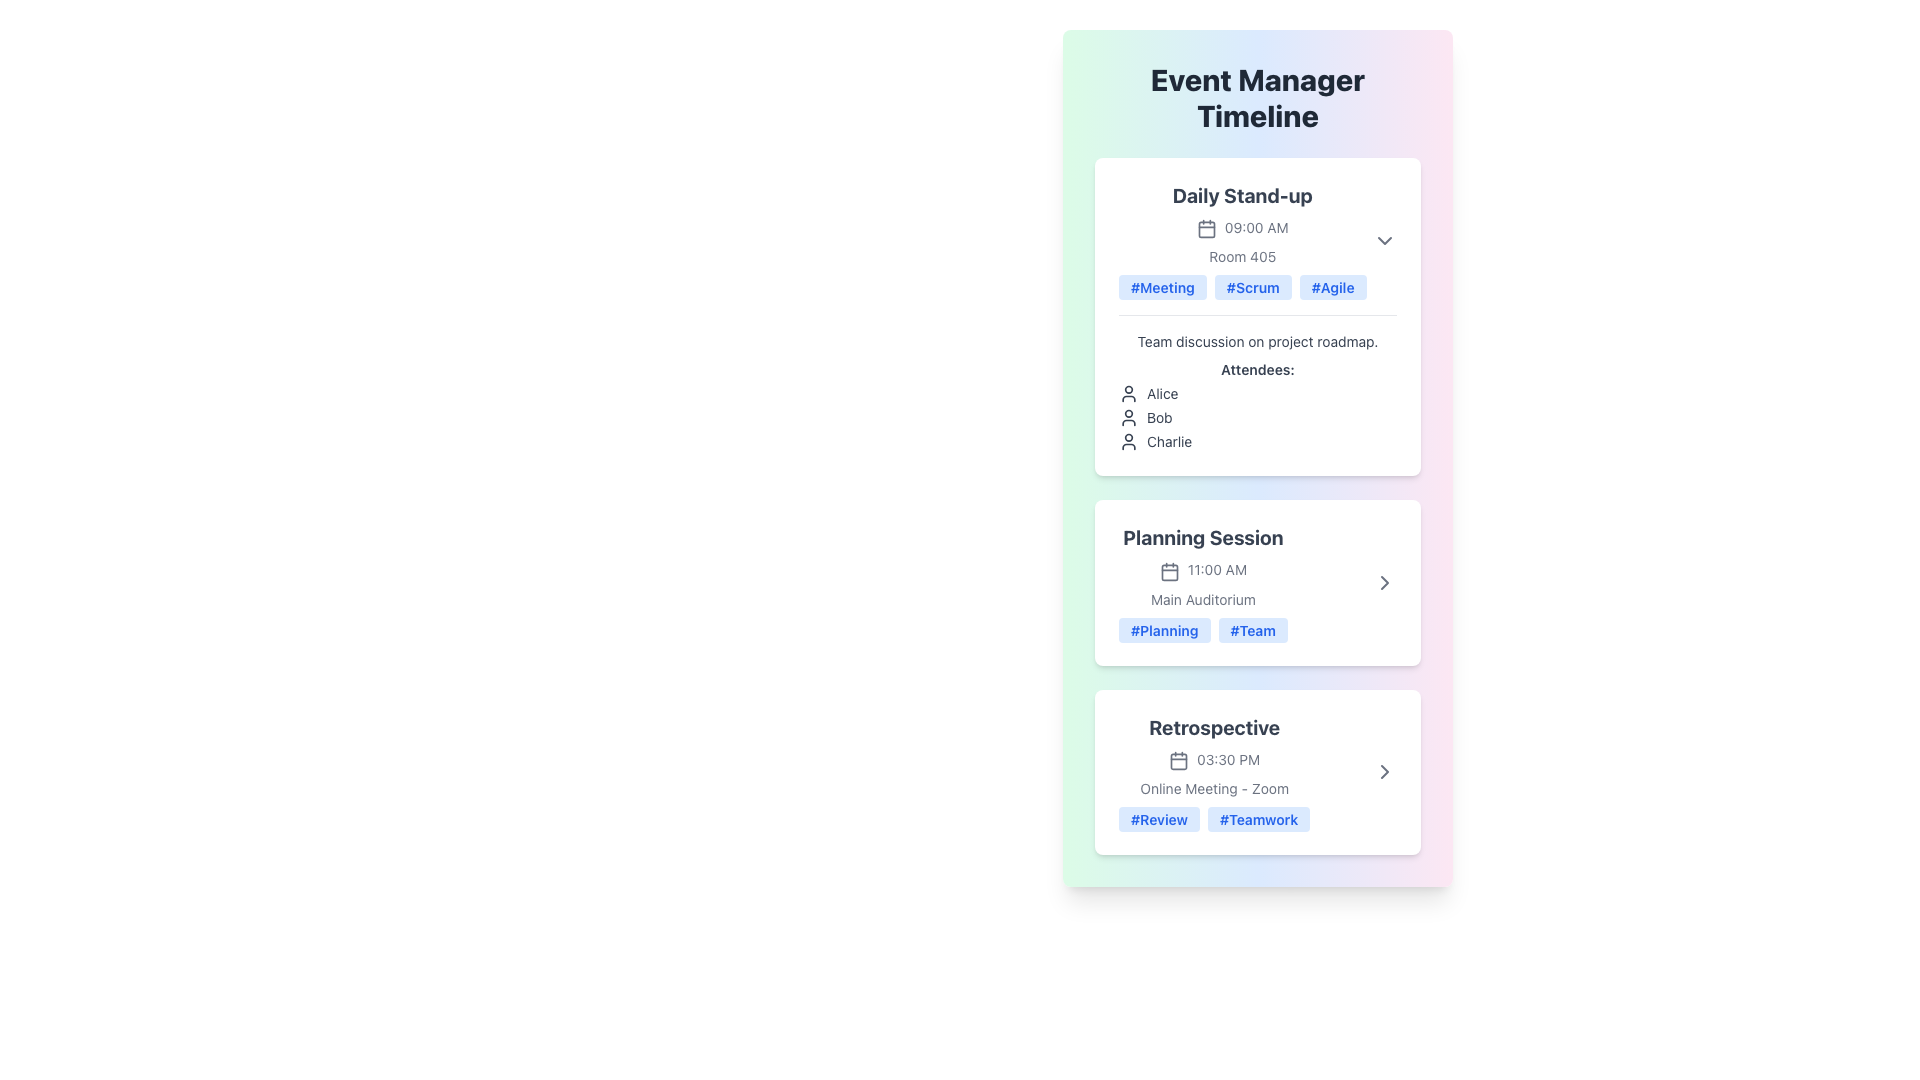 The image size is (1920, 1080). What do you see at coordinates (1241, 256) in the screenshot?
I see `the Text Label that indicates the location of the 'Daily Stand-up' event, which is positioned below the '09:00 AM' label and calendar icon` at bounding box center [1241, 256].